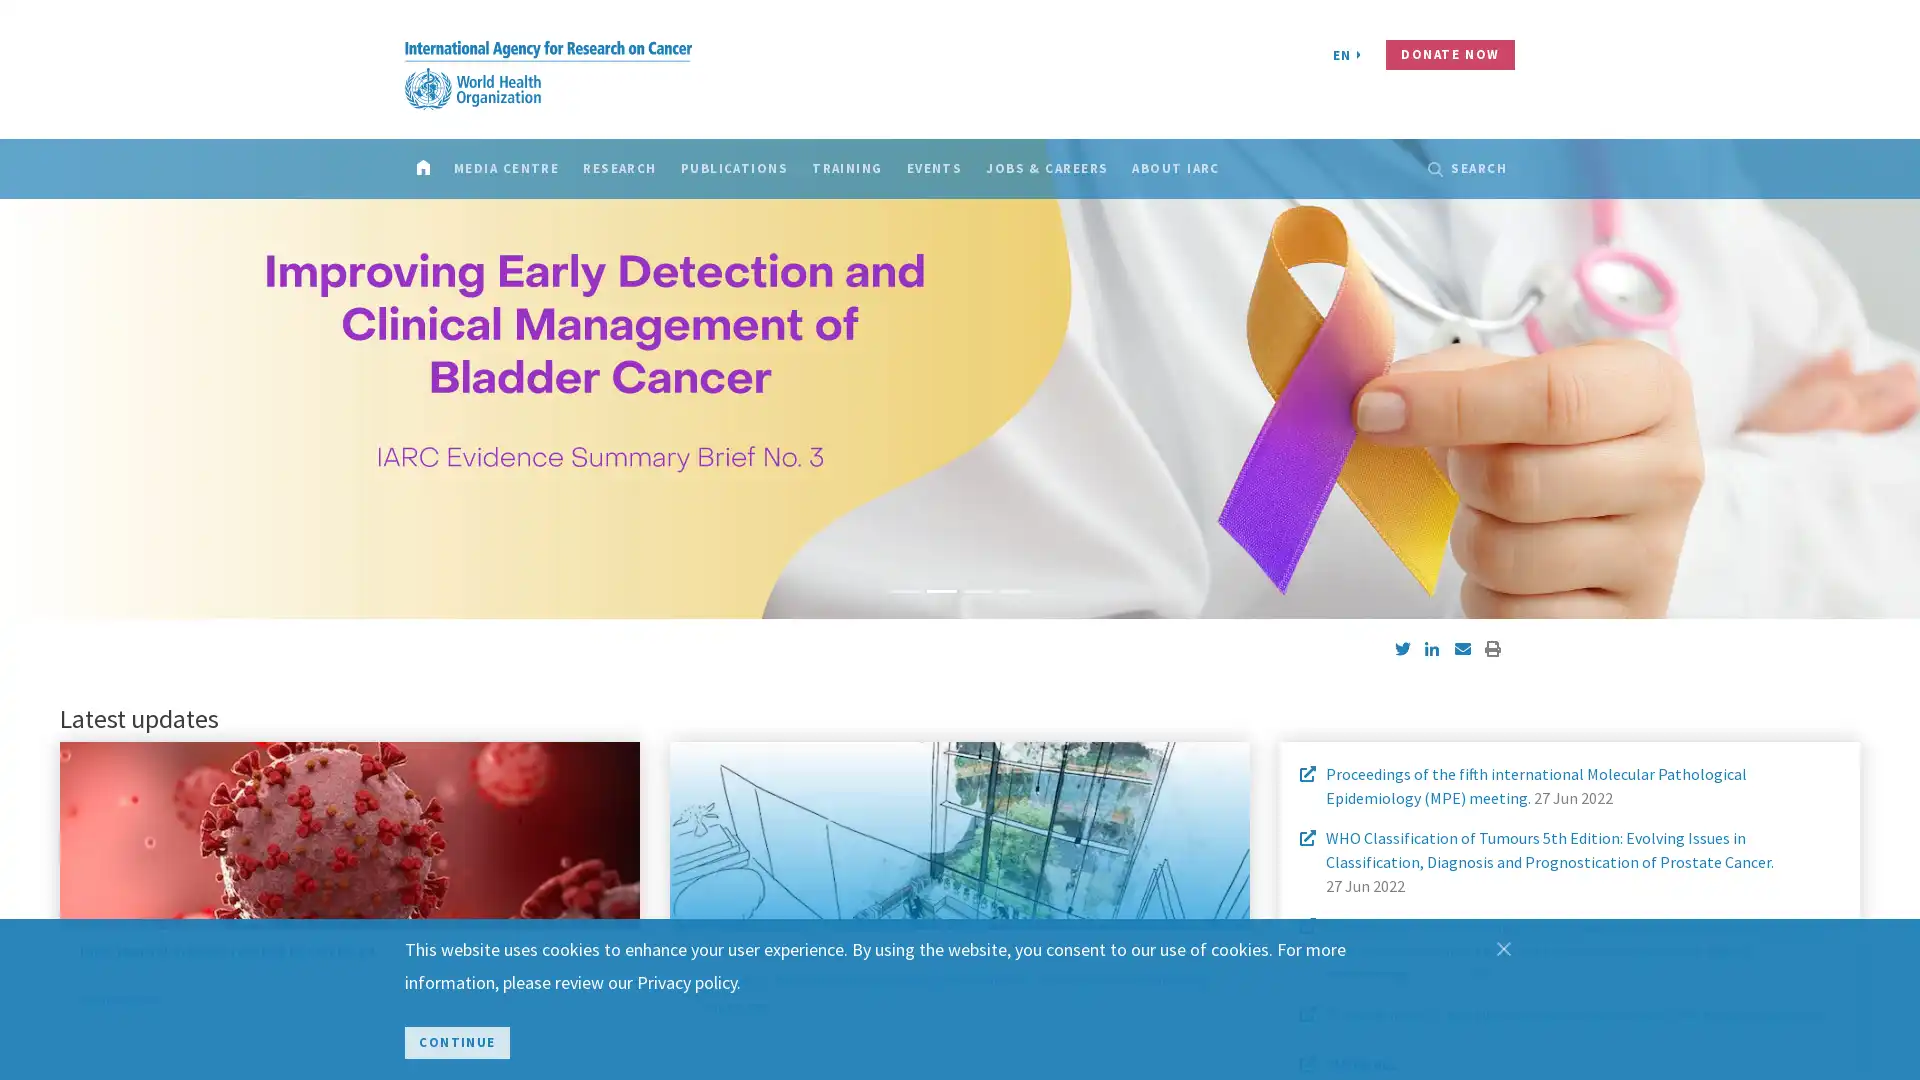 The width and height of the screenshot is (1920, 1080). I want to click on Goto Slide 1, so click(905, 590).